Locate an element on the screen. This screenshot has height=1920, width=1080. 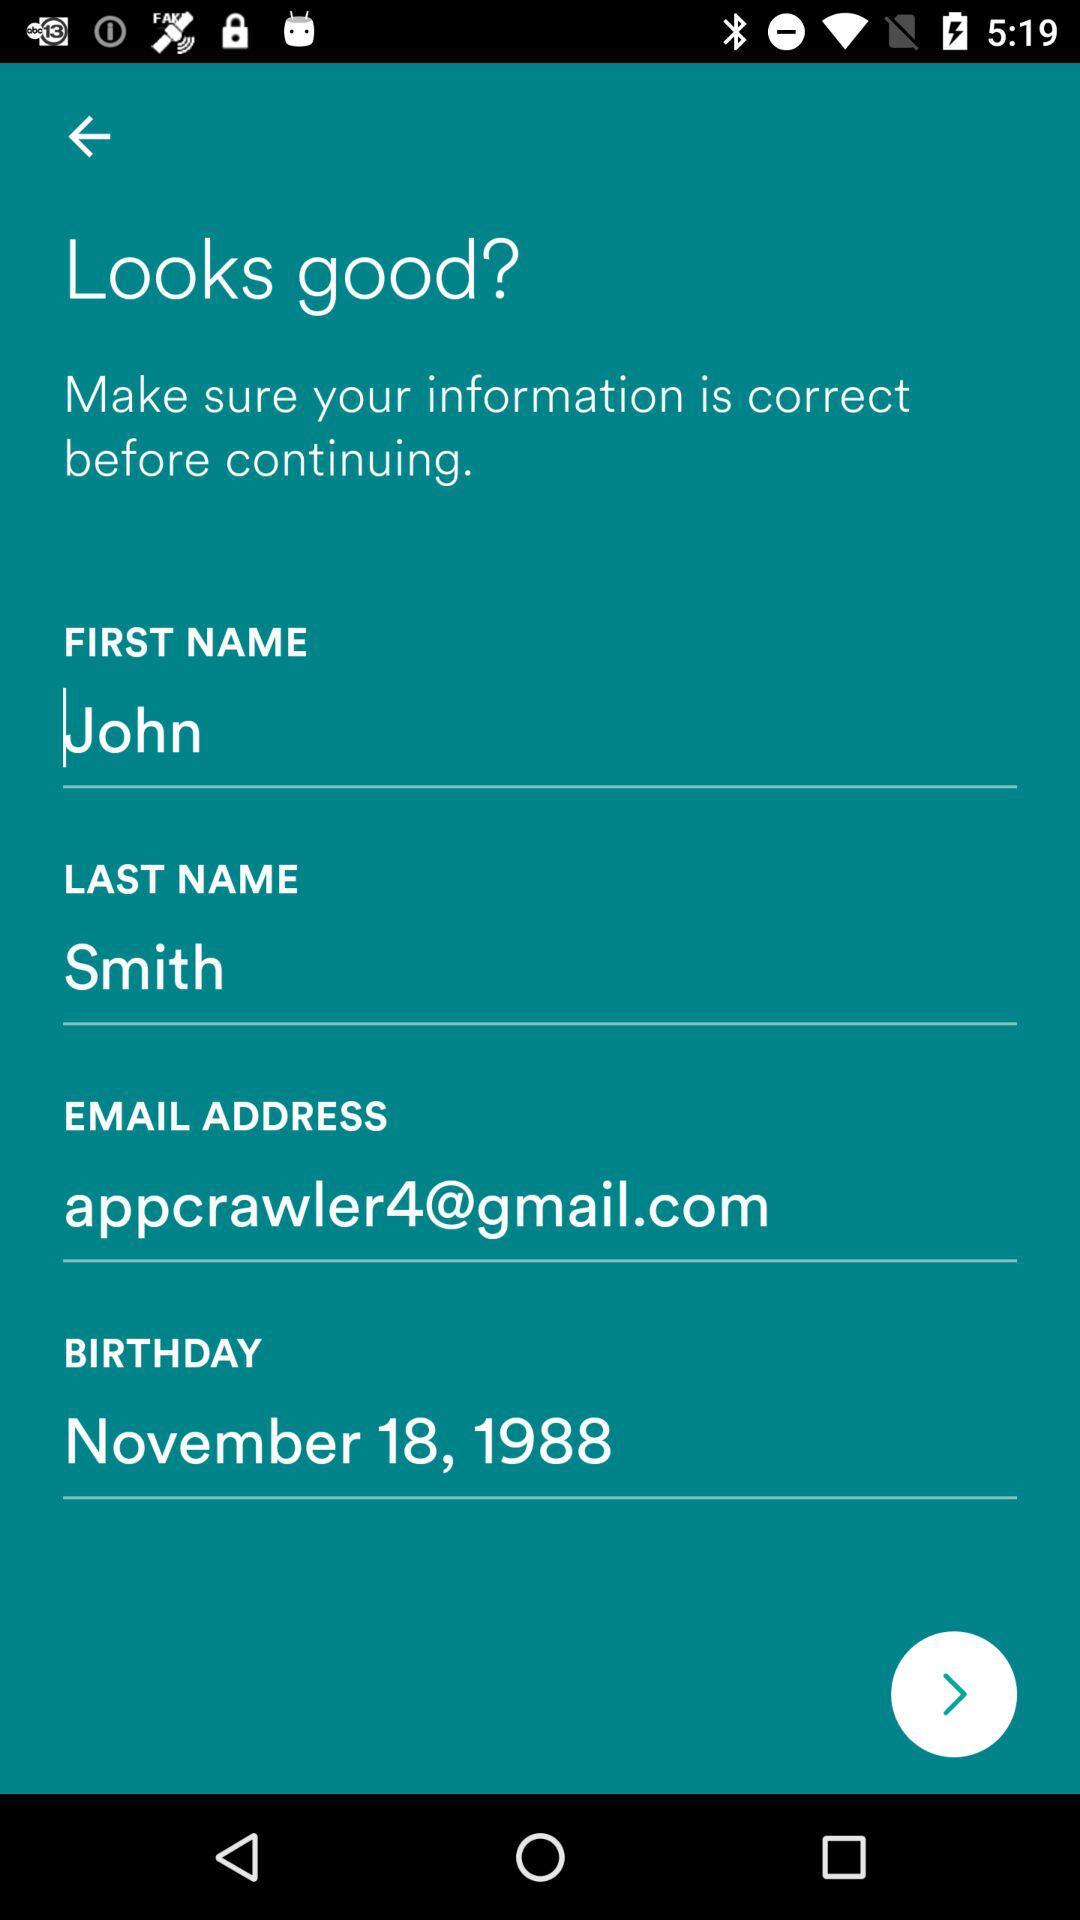
november 18, 1988 icon is located at coordinates (540, 1437).